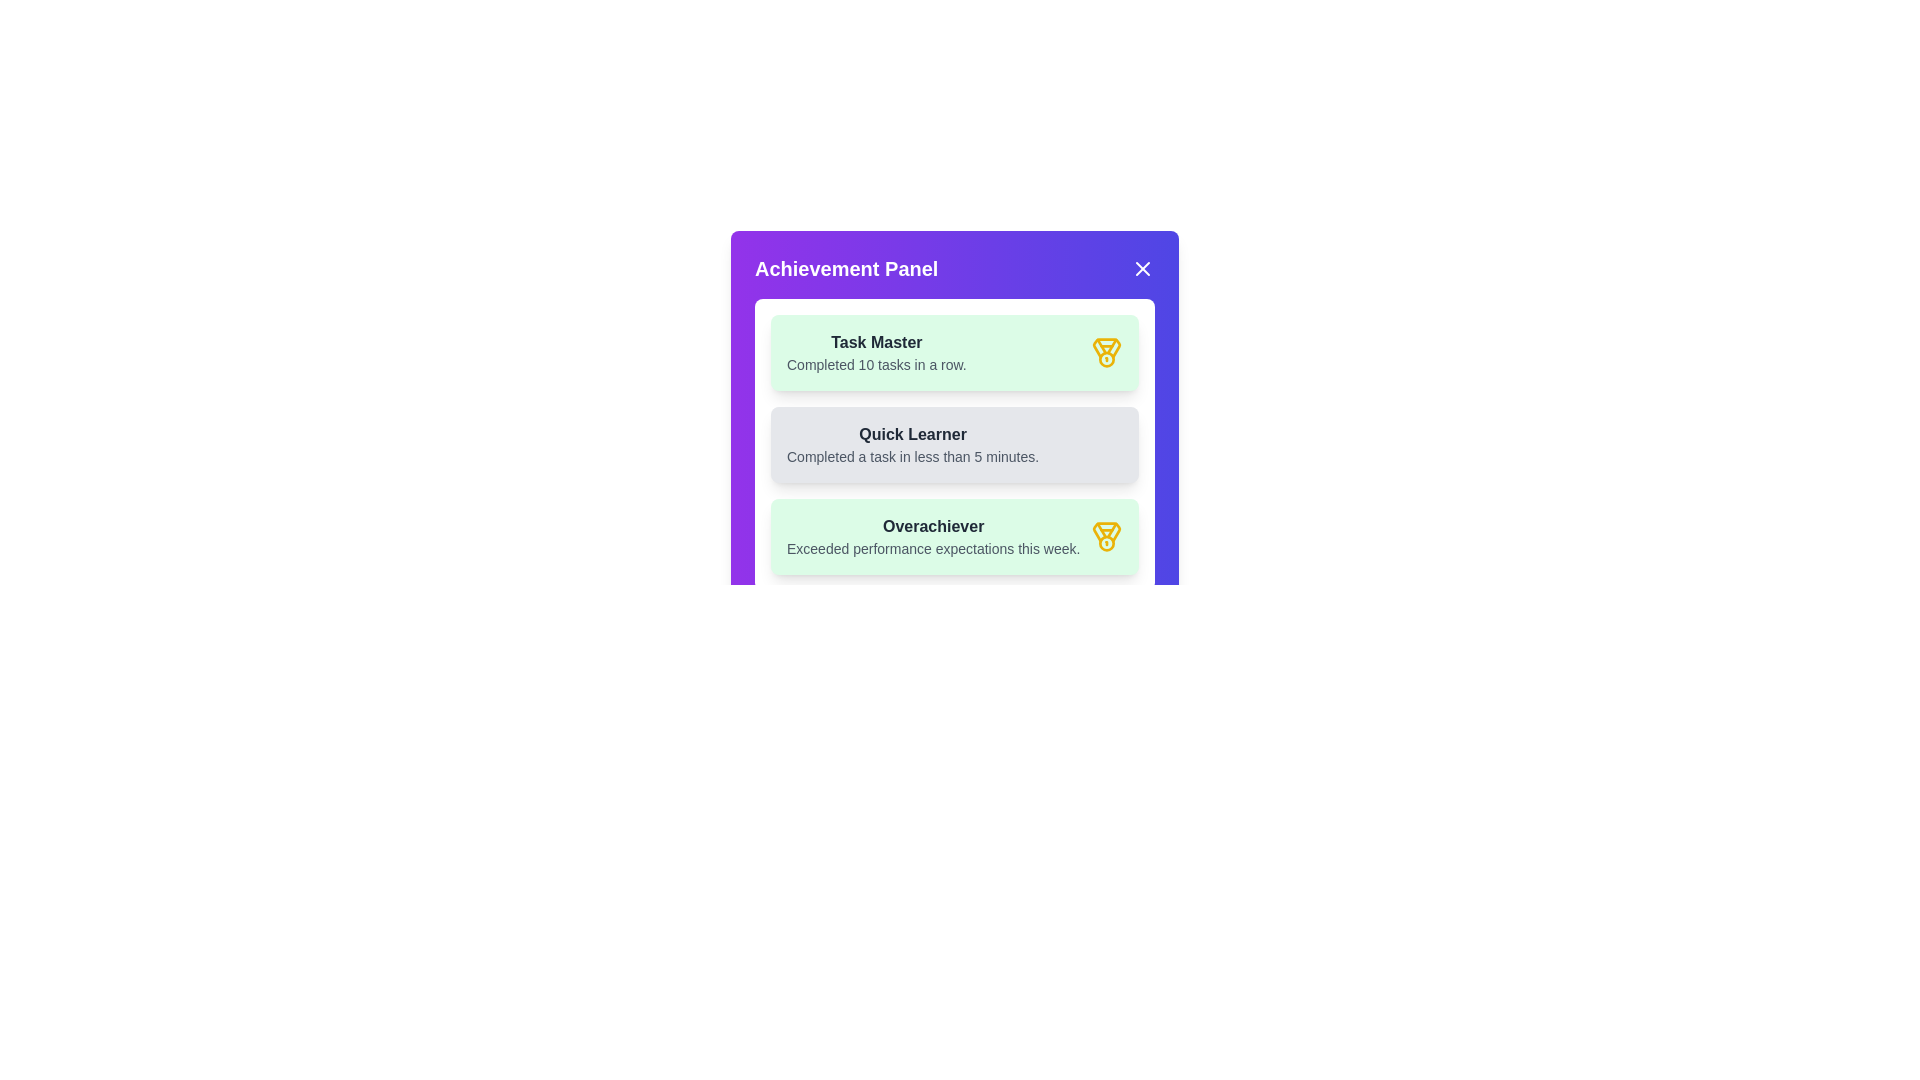  Describe the element at coordinates (1142, 268) in the screenshot. I see `the circular close button with a cross symbol in the top-right corner of the Achievement Panel` at that location.